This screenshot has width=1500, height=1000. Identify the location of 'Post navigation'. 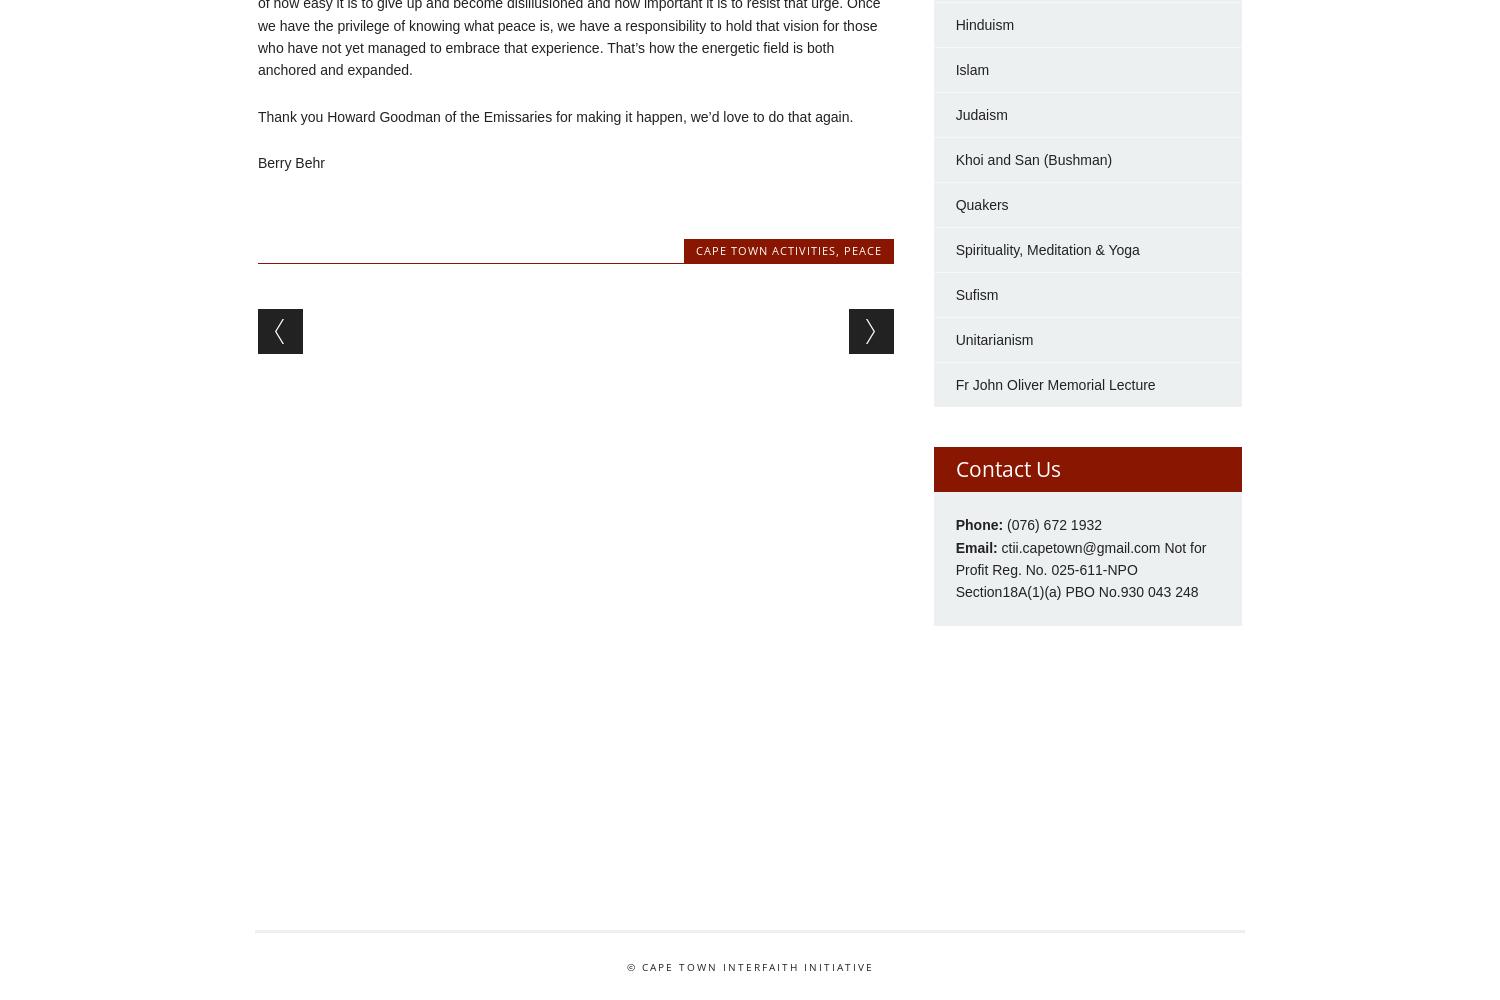
(258, 322).